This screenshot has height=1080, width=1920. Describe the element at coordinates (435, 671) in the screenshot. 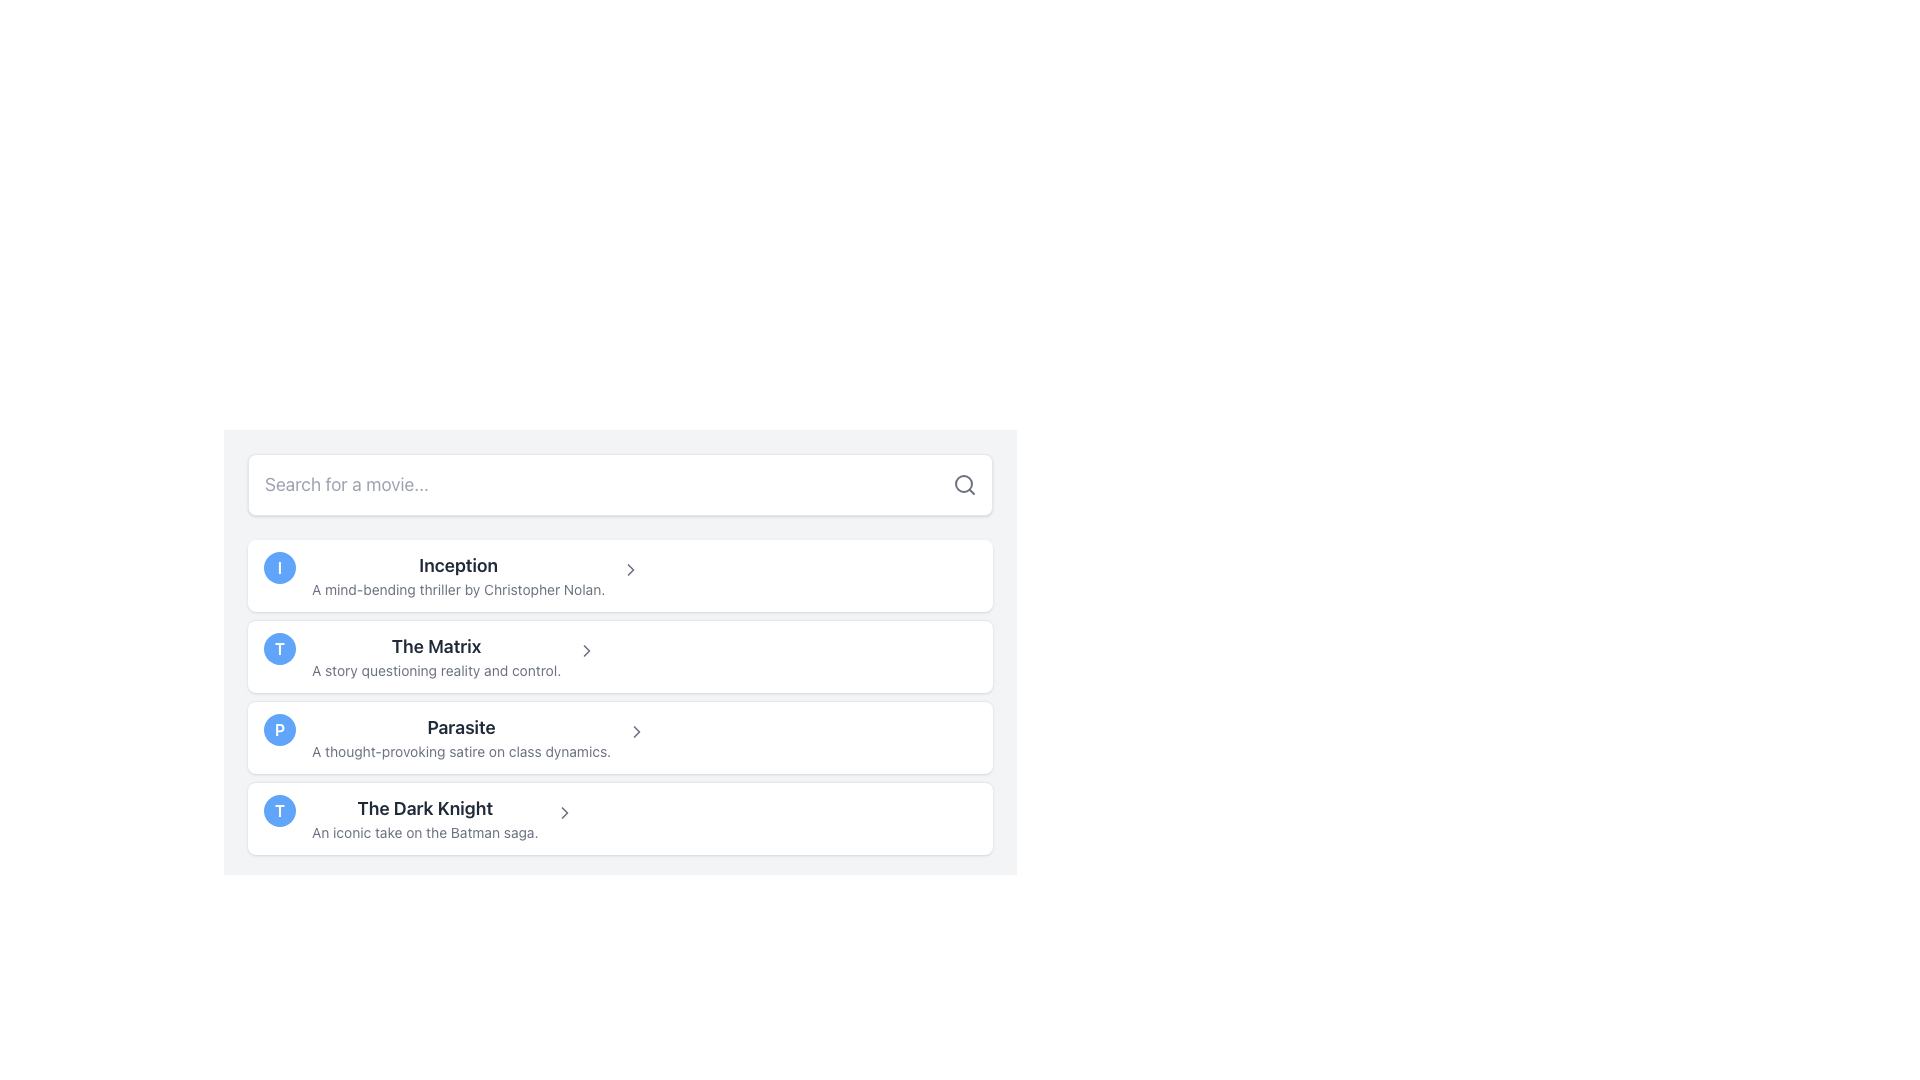

I see `text label containing the description 'A story questioning reality and control.' located below the title 'The Matrix' in gray color` at that location.